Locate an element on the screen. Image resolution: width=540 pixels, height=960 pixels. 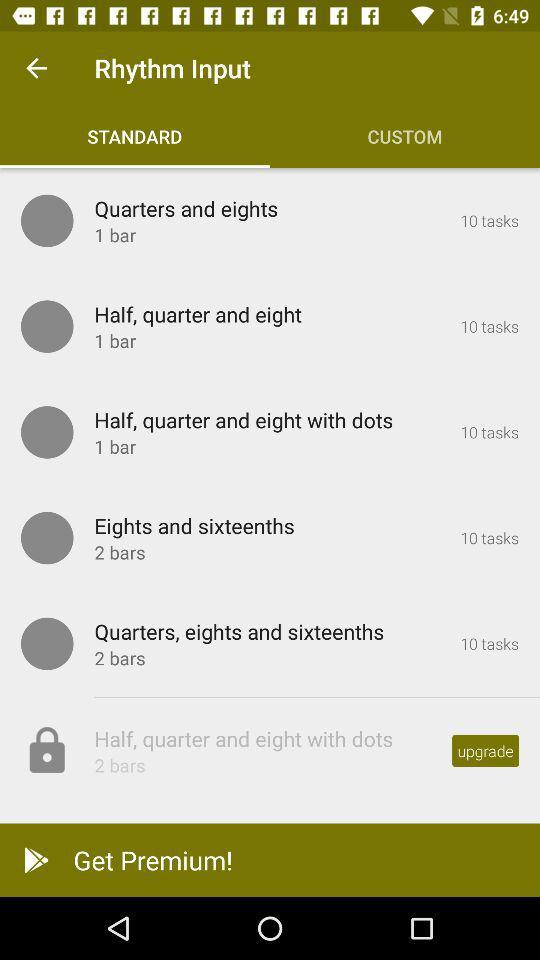
the icon next to rhythm input icon is located at coordinates (36, 68).